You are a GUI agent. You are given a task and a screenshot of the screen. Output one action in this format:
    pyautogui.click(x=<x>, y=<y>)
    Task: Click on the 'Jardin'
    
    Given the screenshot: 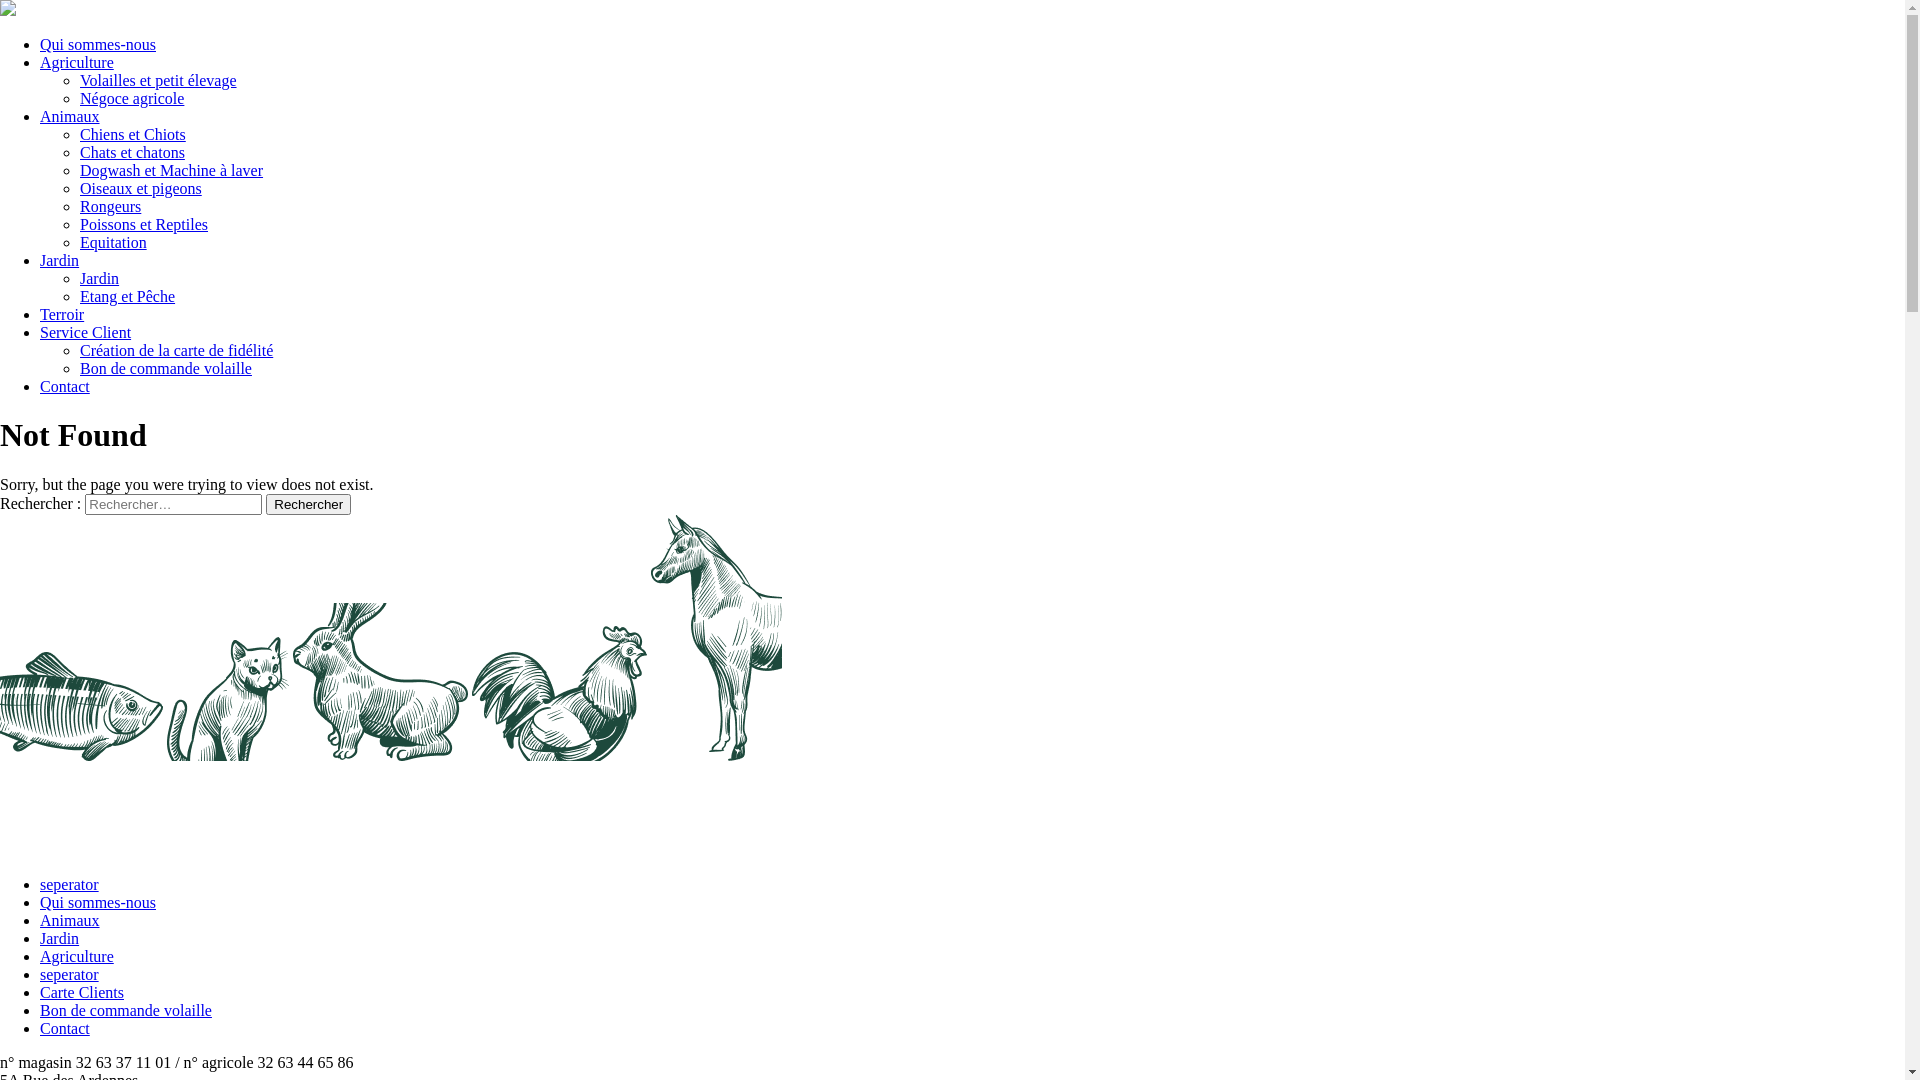 What is the action you would take?
    pyautogui.click(x=98, y=278)
    